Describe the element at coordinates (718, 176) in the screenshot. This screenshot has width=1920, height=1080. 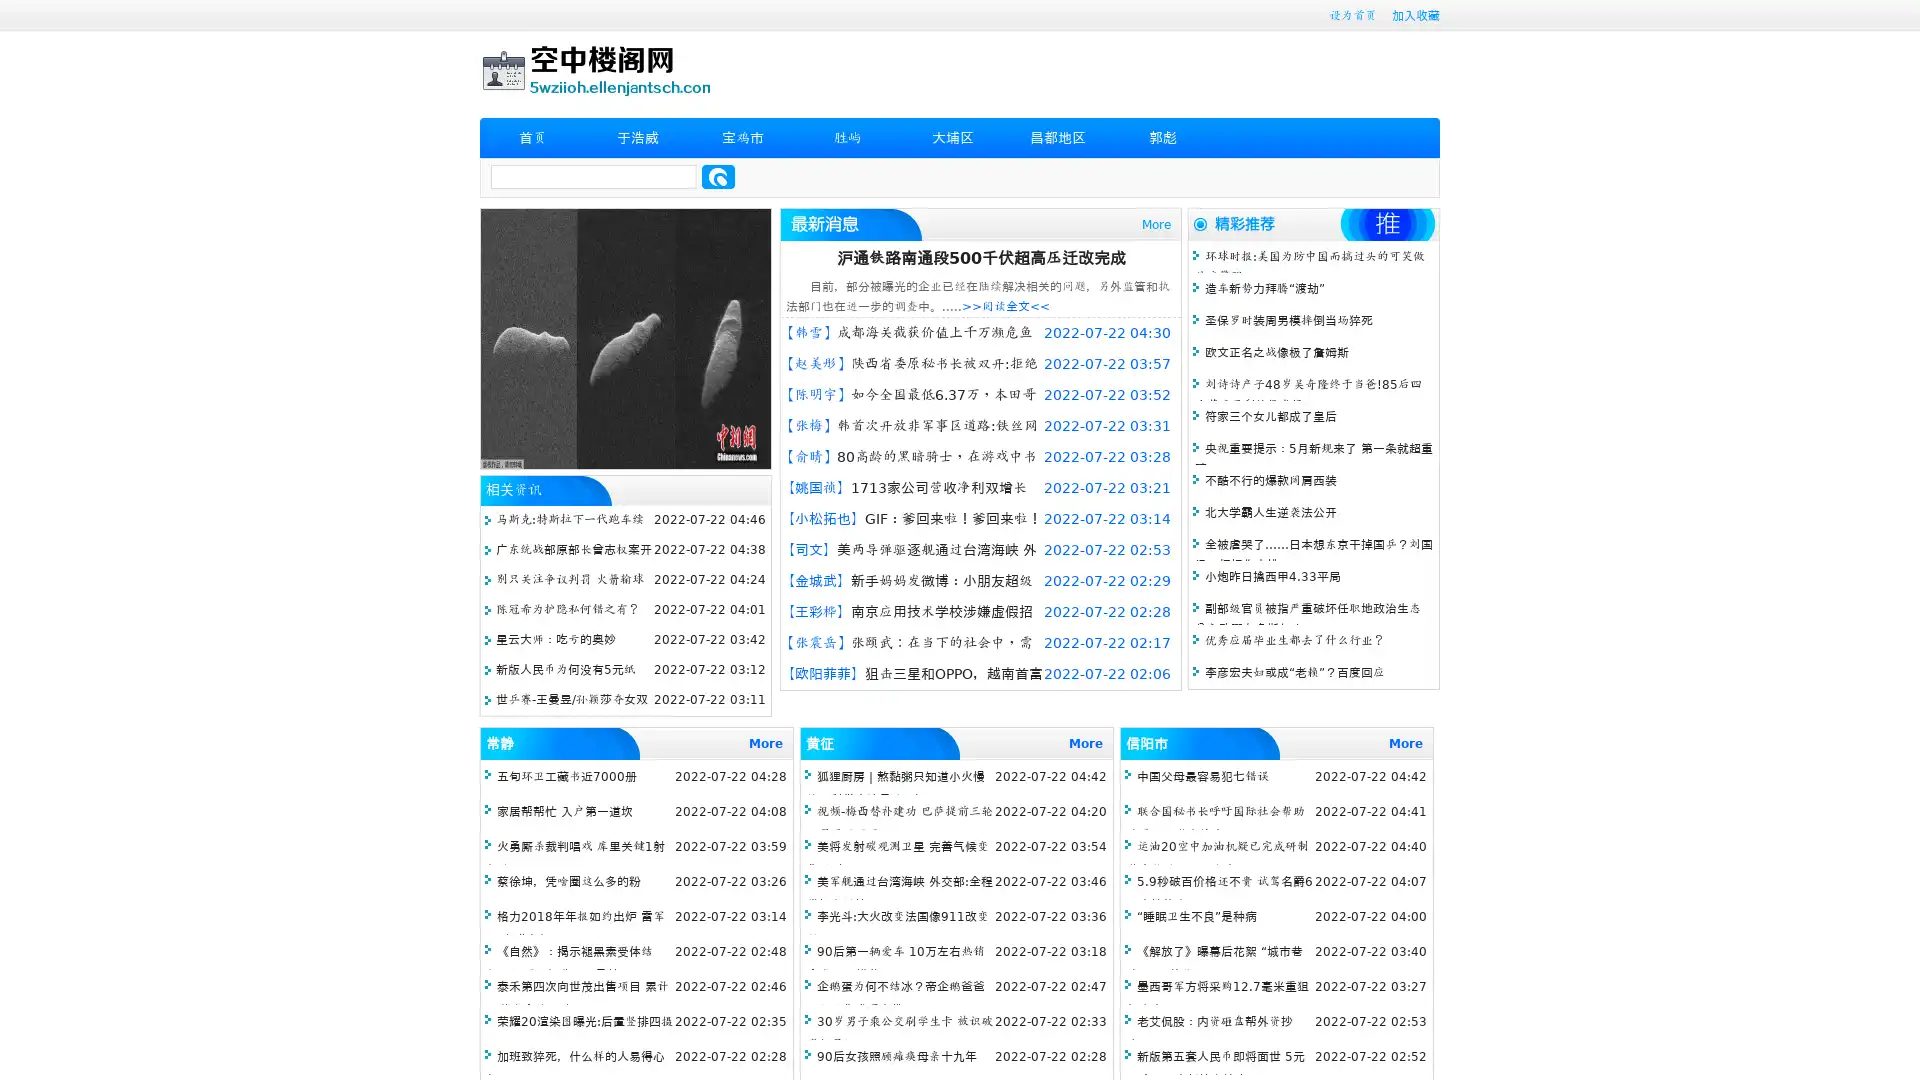
I see `Search` at that location.